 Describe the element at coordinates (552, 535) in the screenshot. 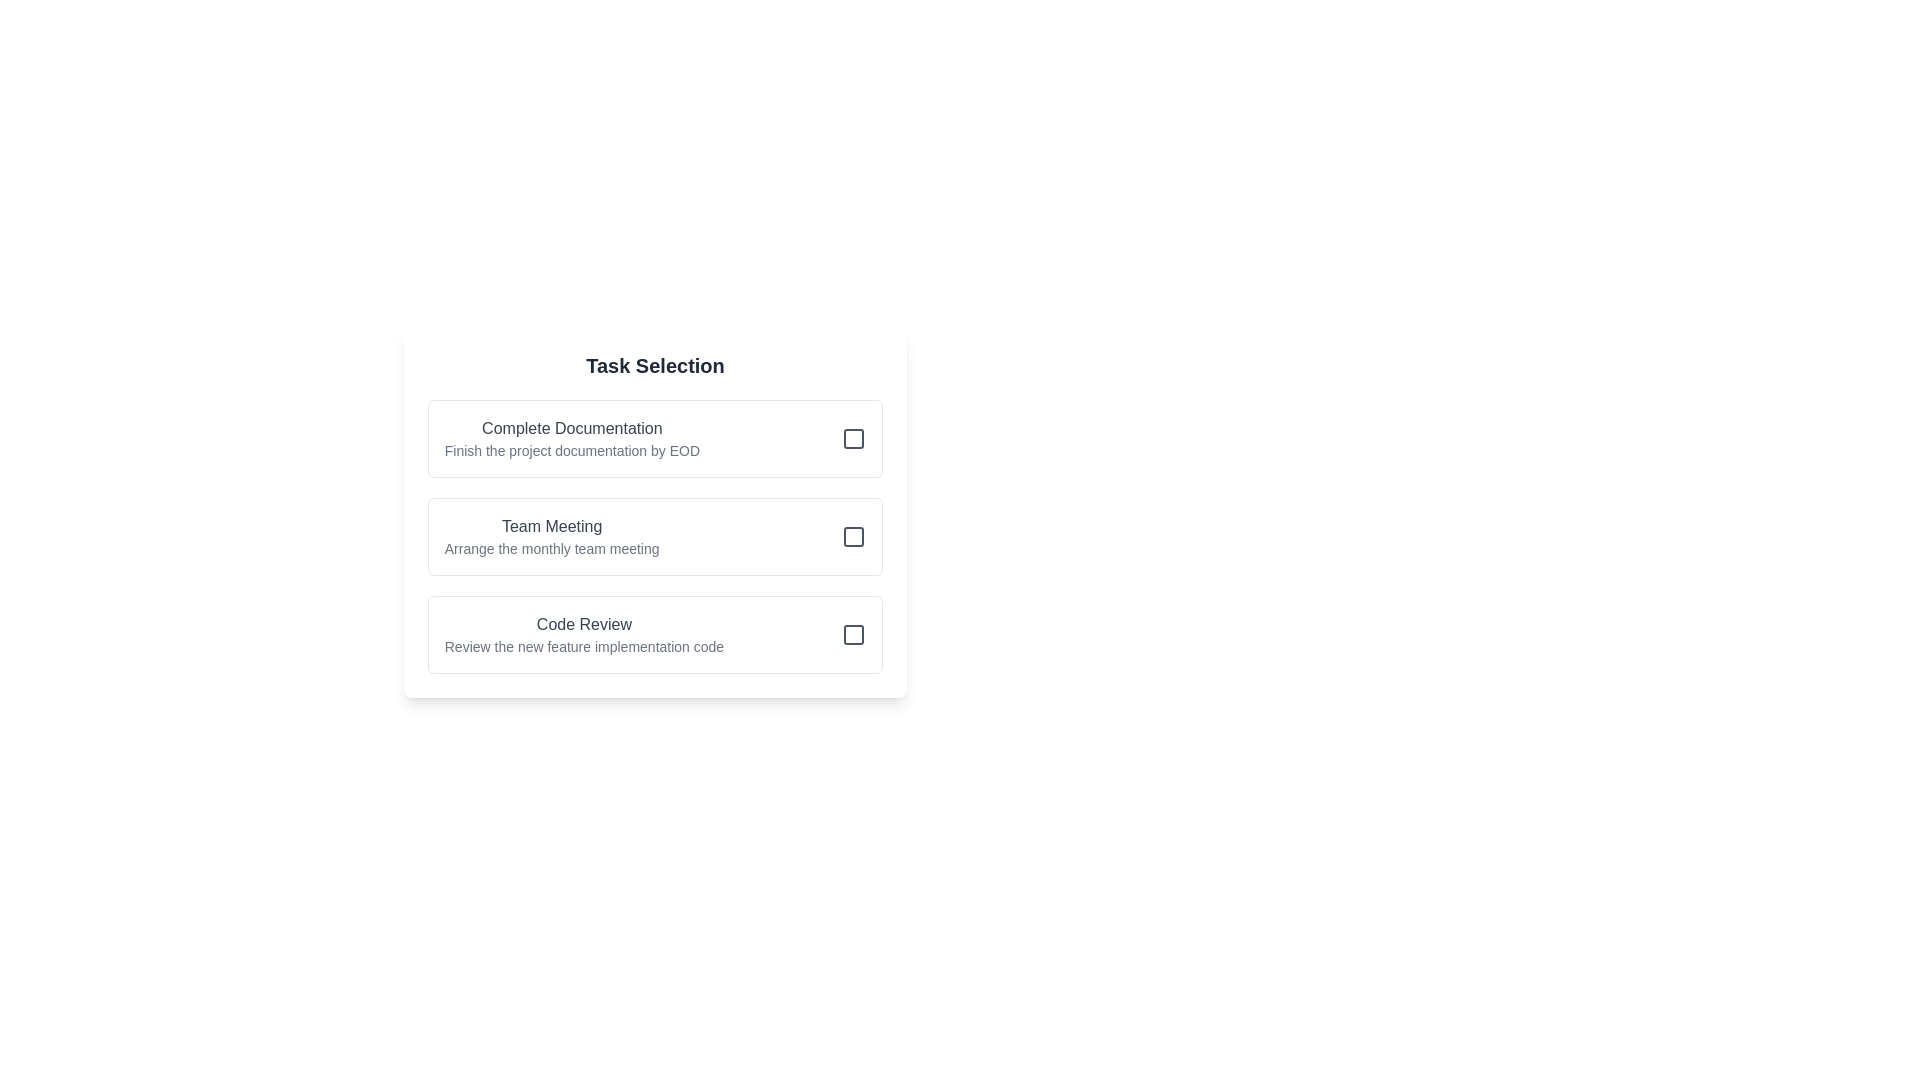

I see `the text block displaying 'Team Meeting' and 'Arrange the monthly meeting', which is styled with gray text and is the second item in a vertical list` at that location.